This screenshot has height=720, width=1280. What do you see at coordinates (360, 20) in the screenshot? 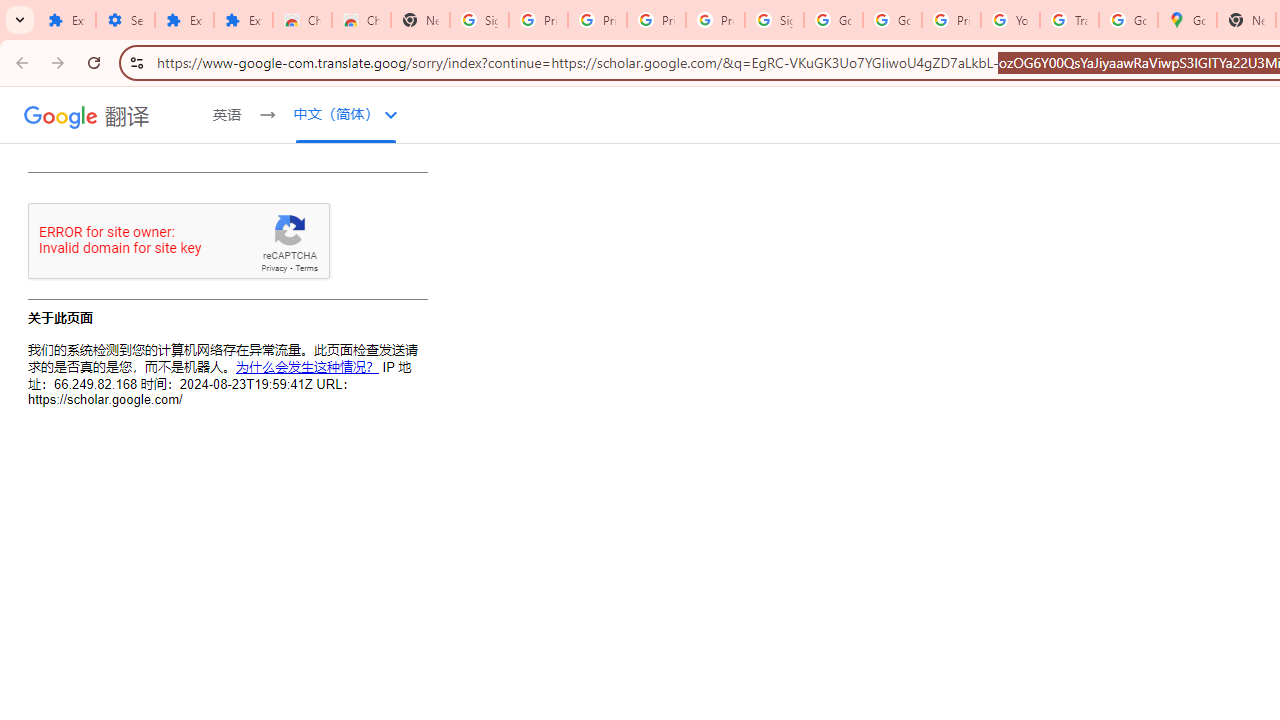
I see `'Chrome Web Store - Themes'` at bounding box center [360, 20].